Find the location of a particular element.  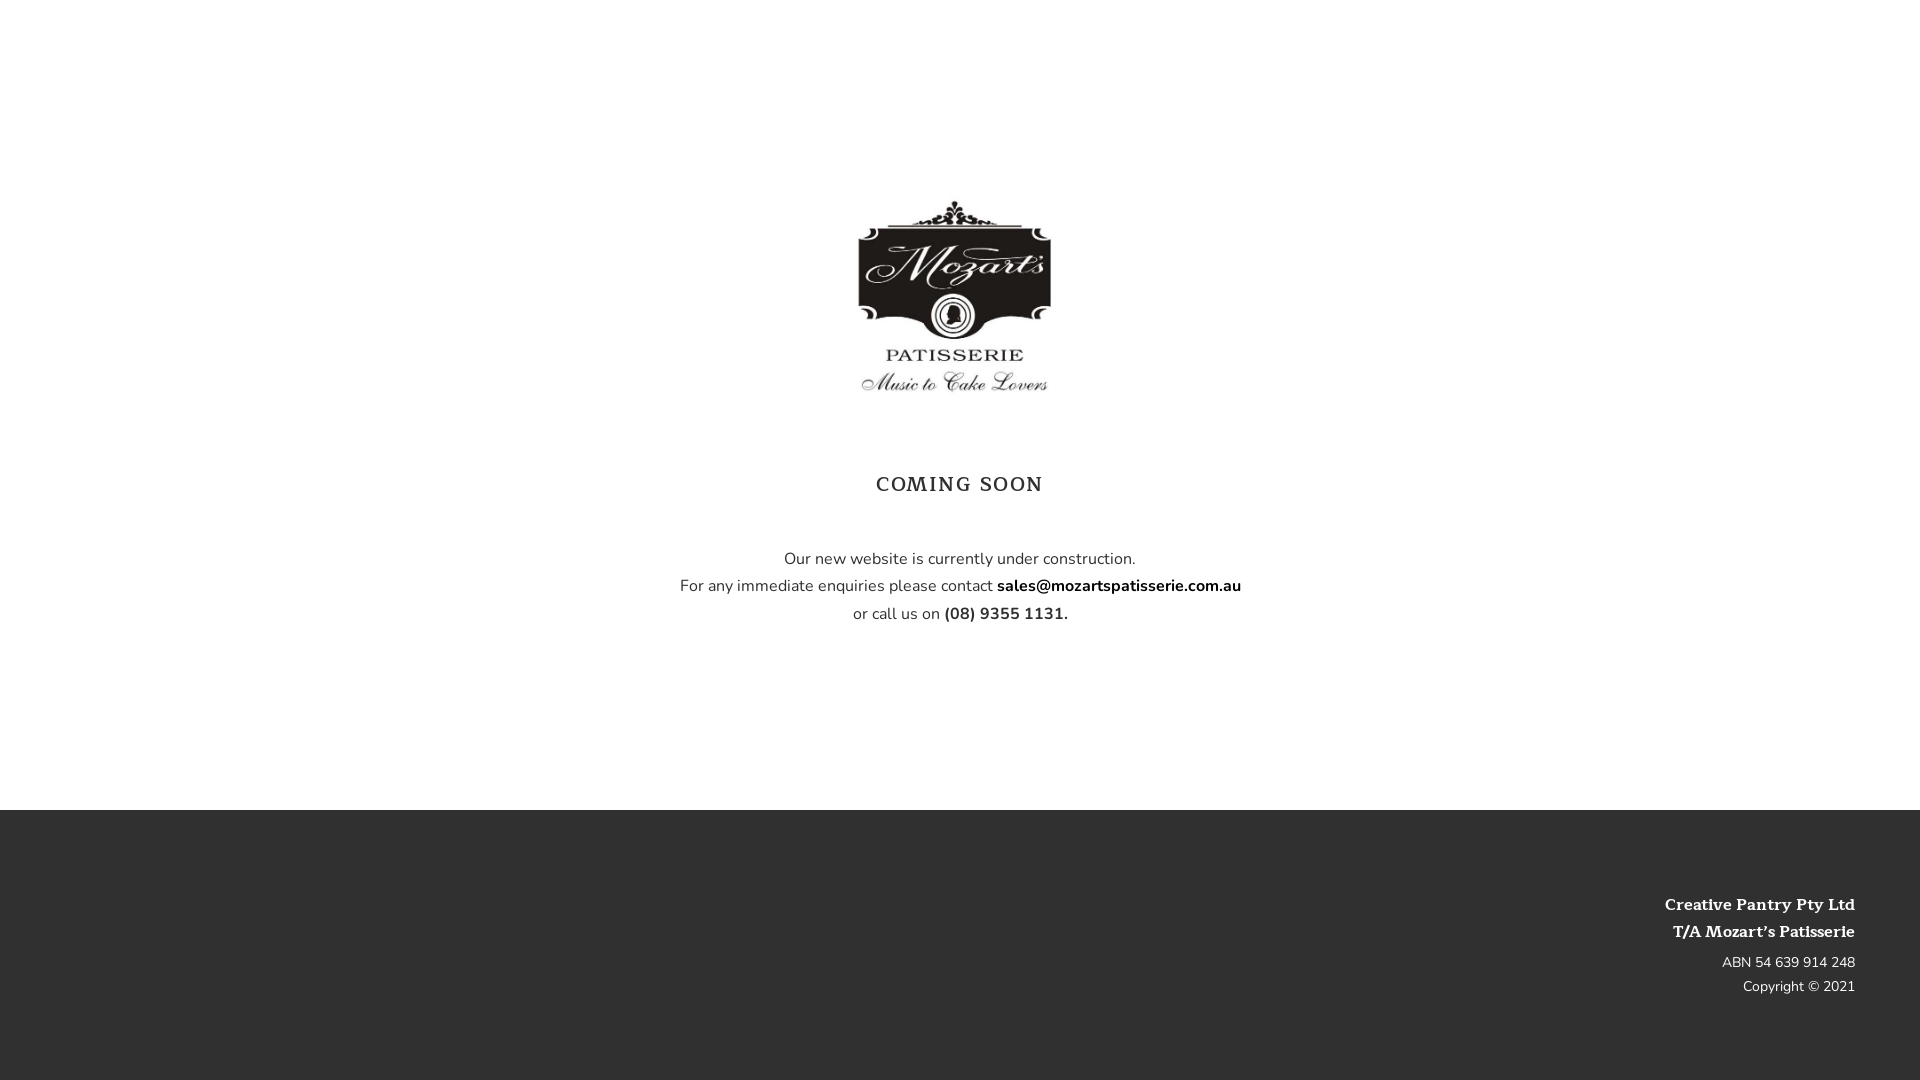

'sales@mozartspatisserie.com.au' is located at coordinates (996, 585).